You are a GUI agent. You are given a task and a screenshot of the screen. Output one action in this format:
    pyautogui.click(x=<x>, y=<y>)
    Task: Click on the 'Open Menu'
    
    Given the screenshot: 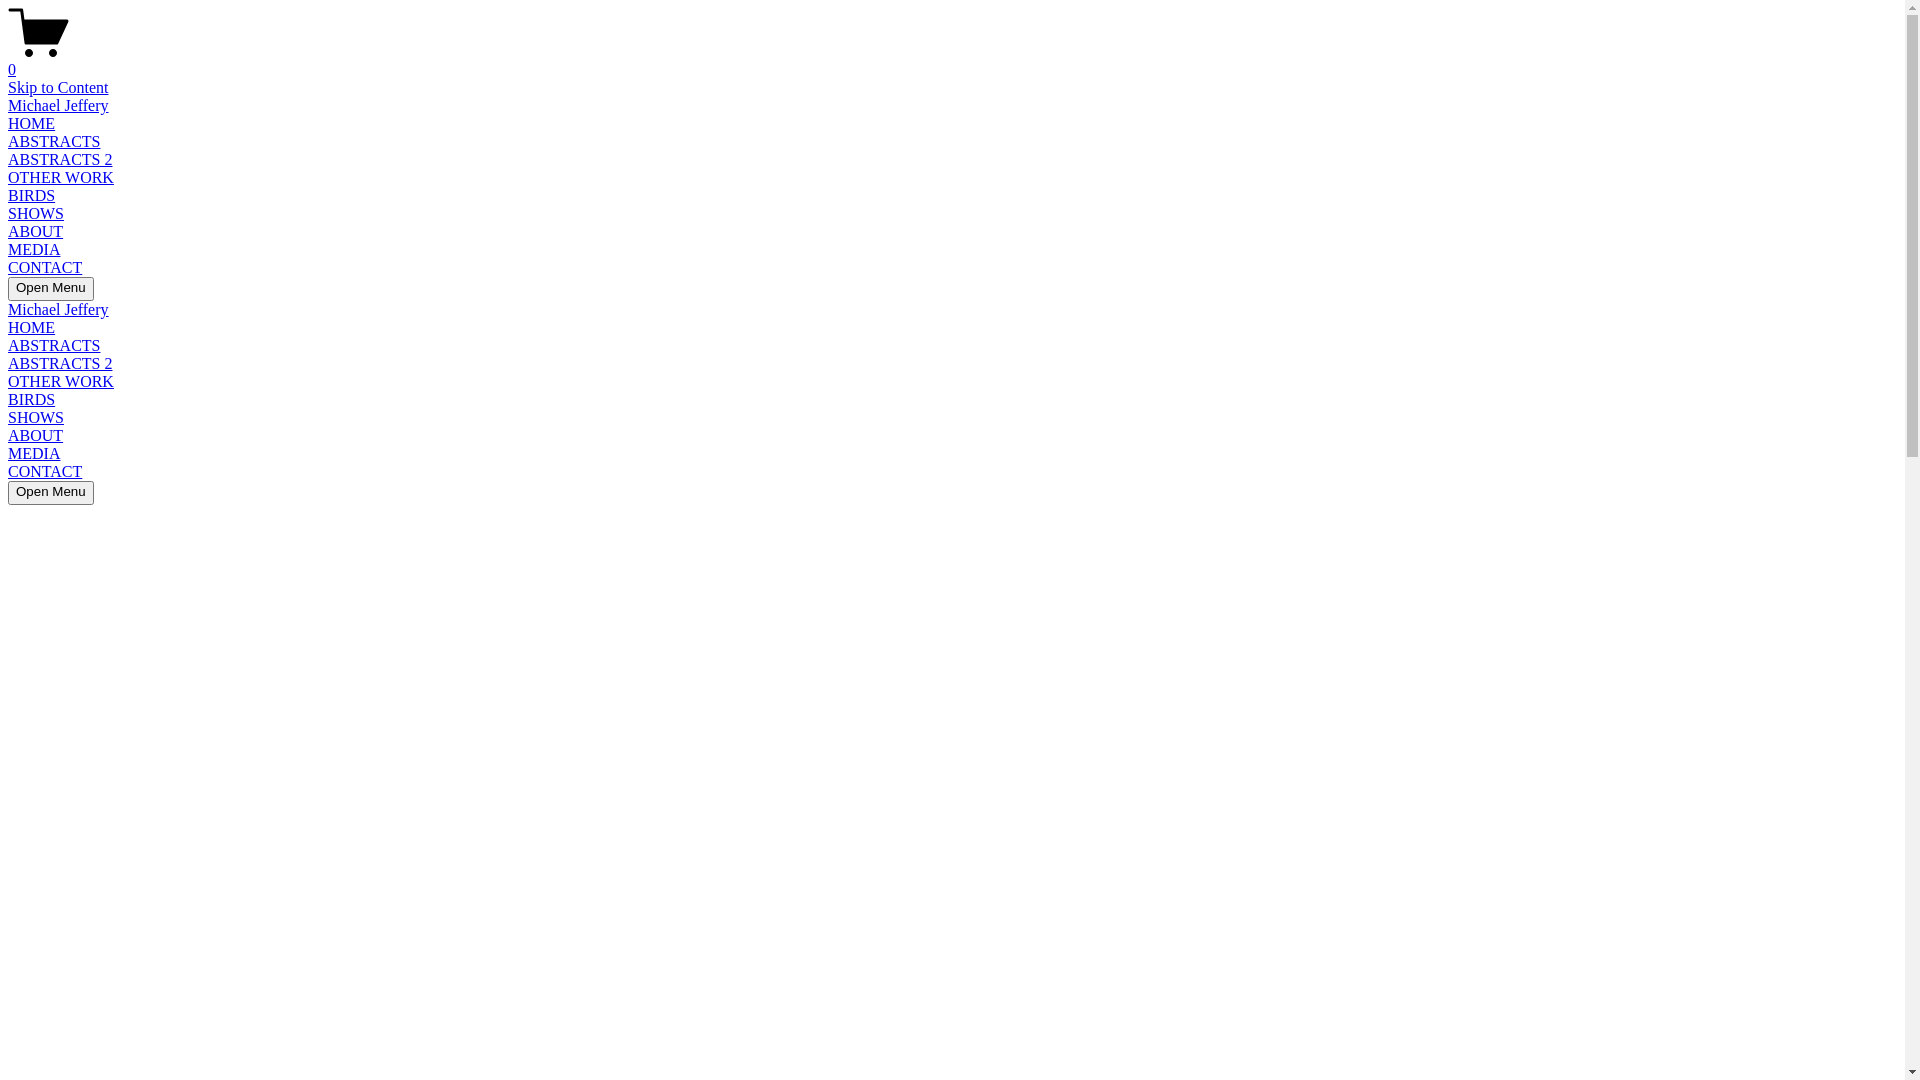 What is the action you would take?
    pyautogui.click(x=8, y=289)
    